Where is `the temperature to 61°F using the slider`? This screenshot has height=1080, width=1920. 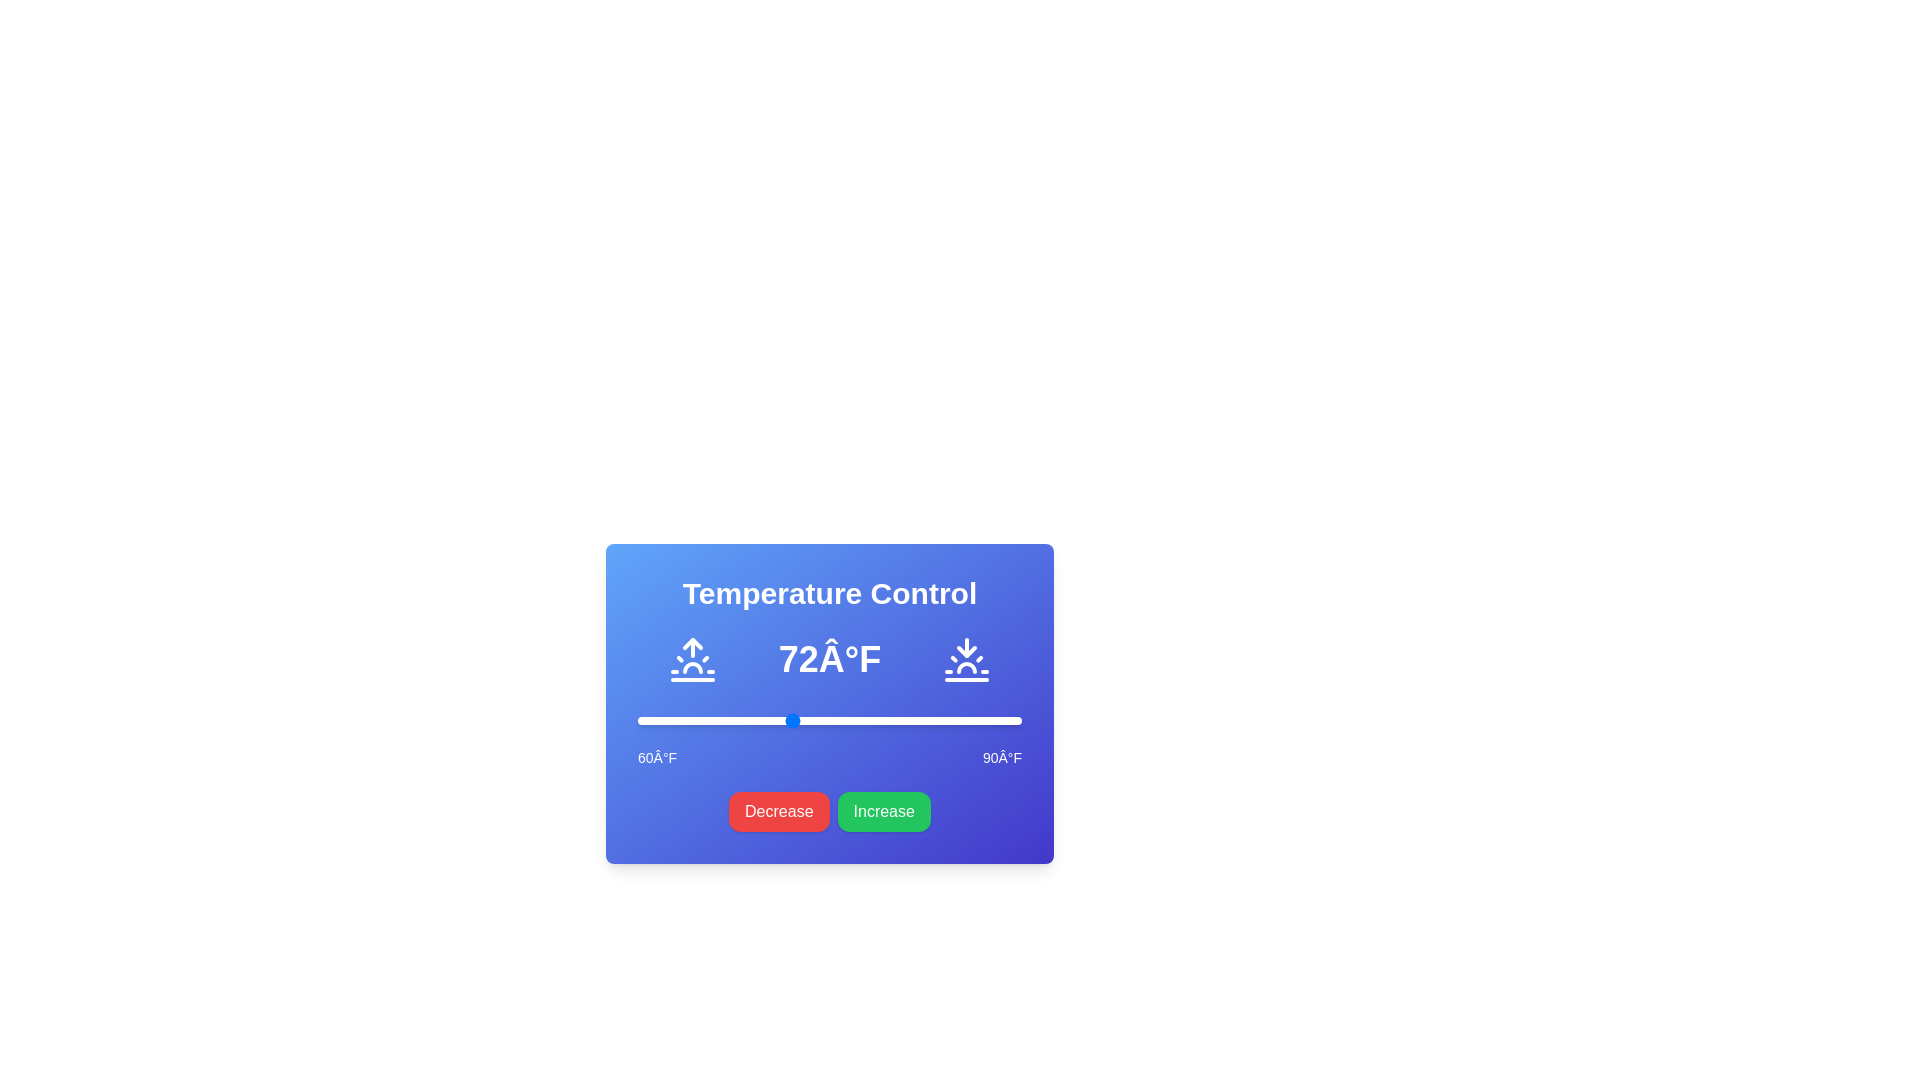 the temperature to 61°F using the slider is located at coordinates (650, 721).